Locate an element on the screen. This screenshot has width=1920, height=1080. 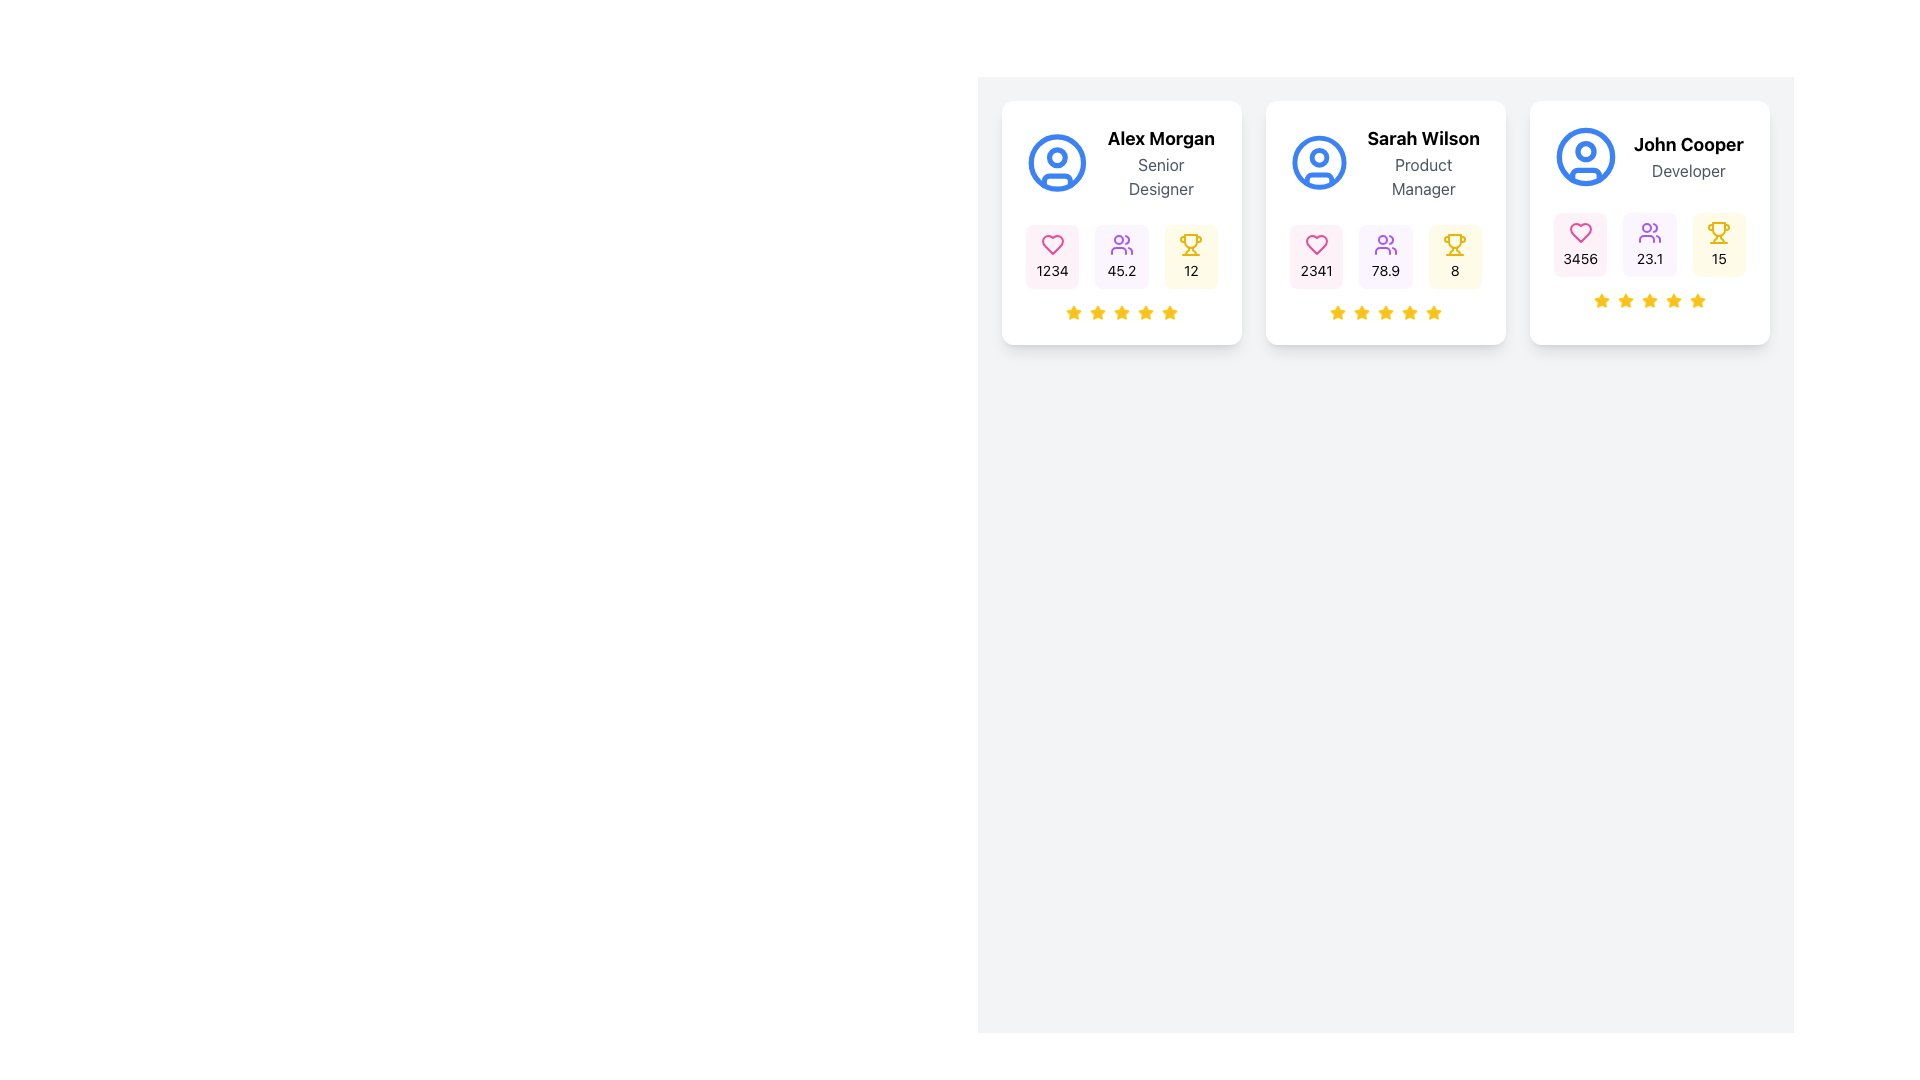
information displayed on the yellow trophy icon with the text '15' located in the lower right segment of the card labeled 'John Cooper' is located at coordinates (1718, 244).